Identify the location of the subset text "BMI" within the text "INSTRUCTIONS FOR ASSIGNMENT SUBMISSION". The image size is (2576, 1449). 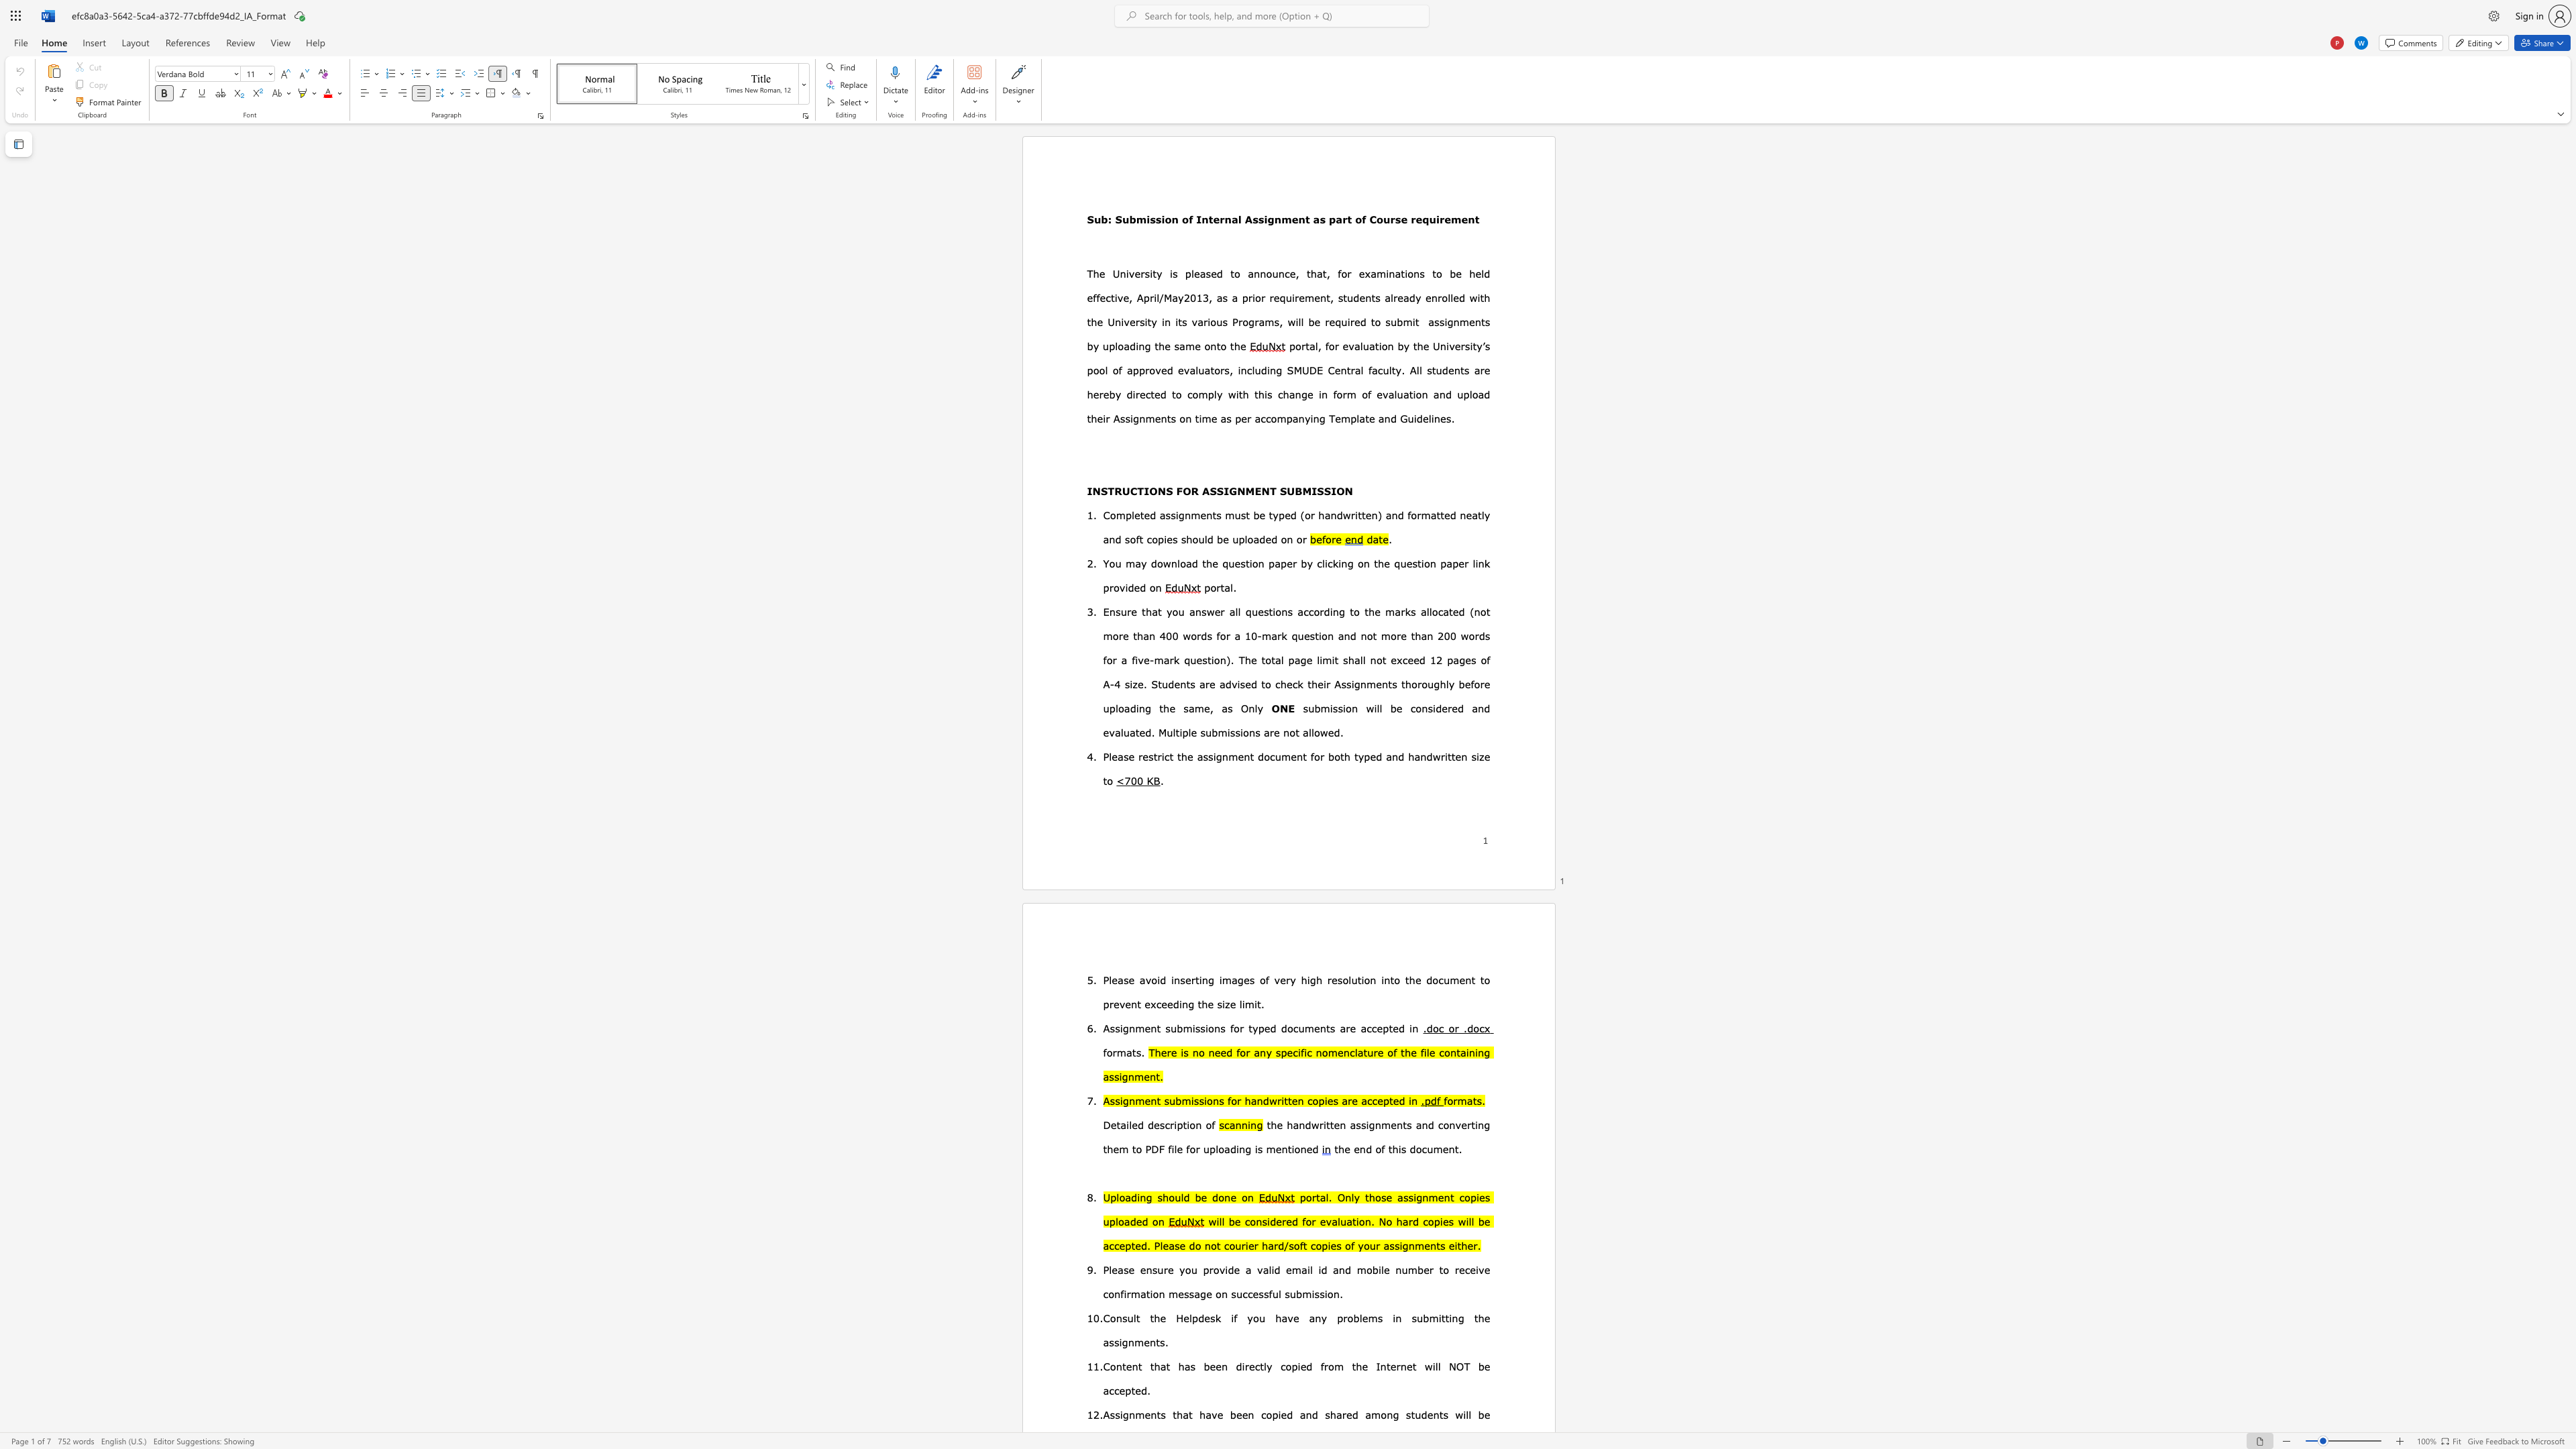
(1295, 490).